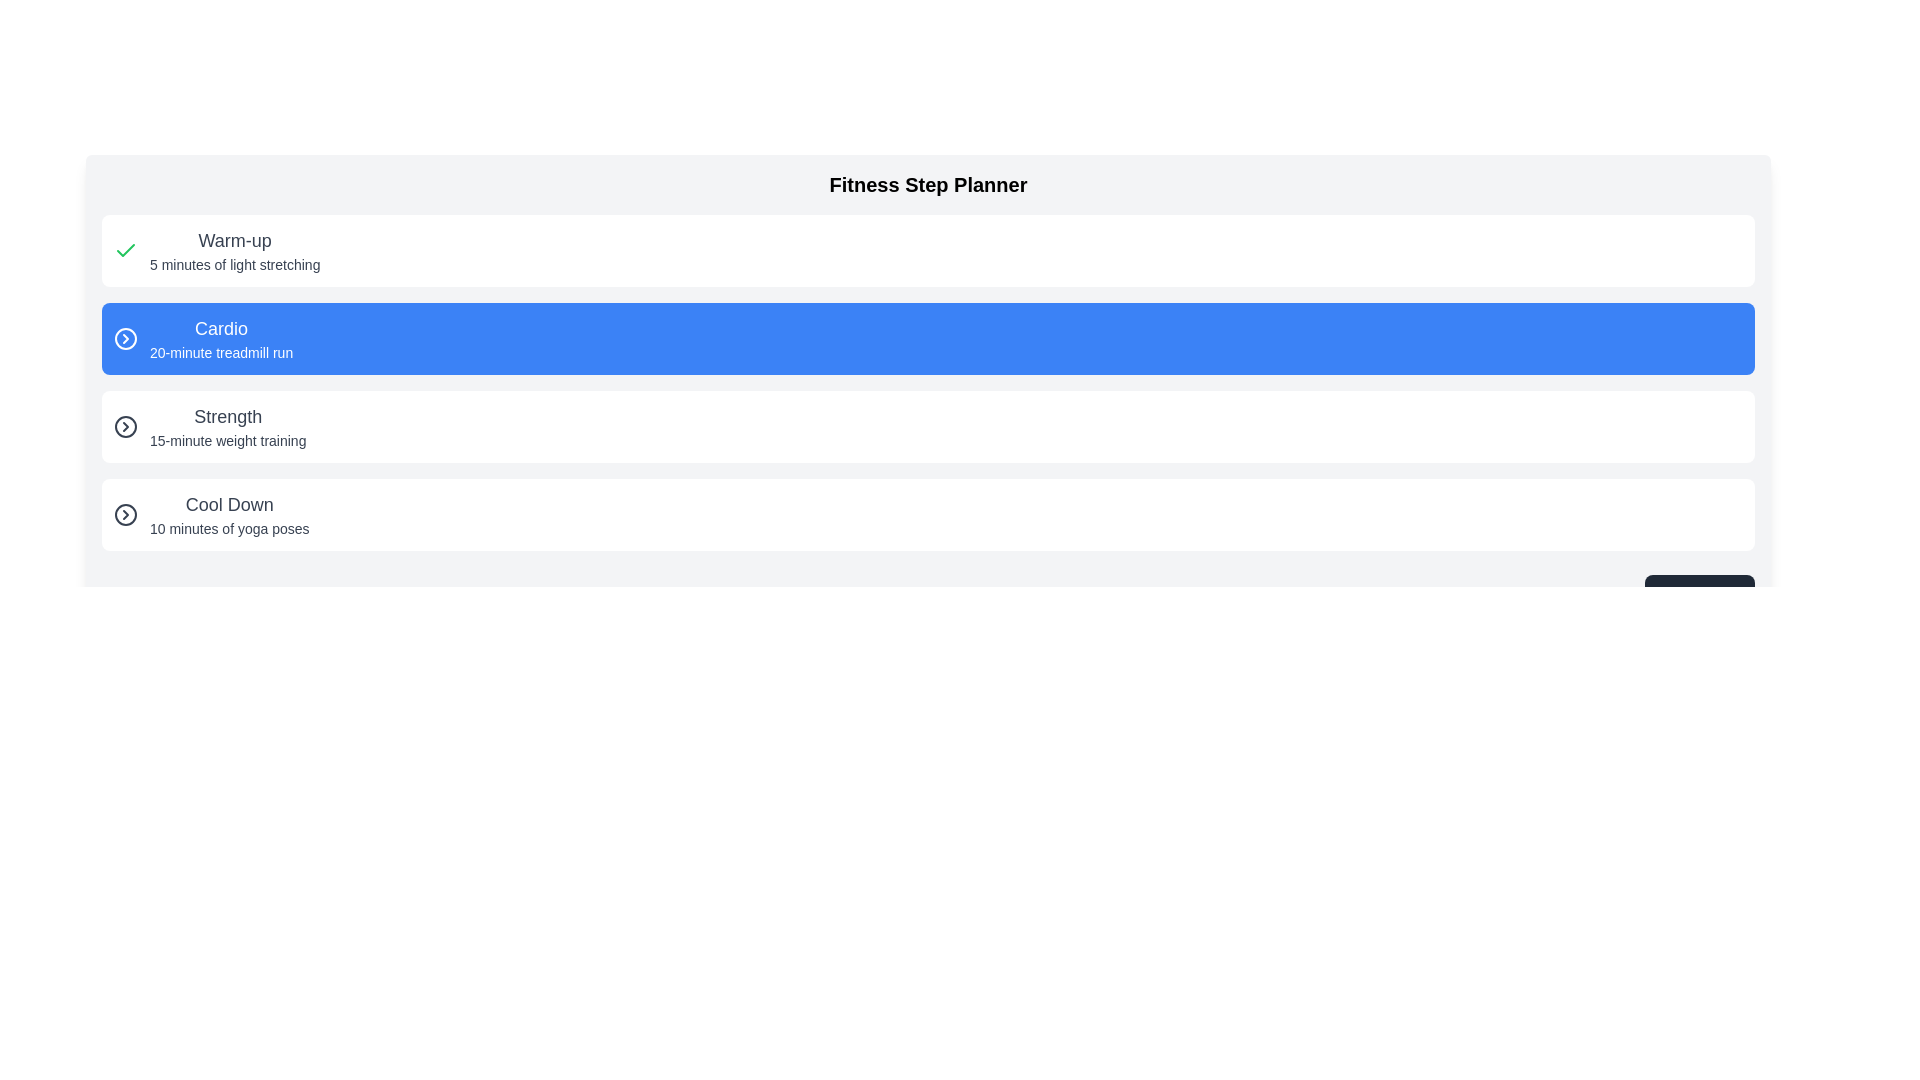 The image size is (1920, 1080). Describe the element at coordinates (124, 249) in the screenshot. I see `the green checkmark icon indicating completion for the 'Warm-up' list item by moving the cursor to it` at that location.